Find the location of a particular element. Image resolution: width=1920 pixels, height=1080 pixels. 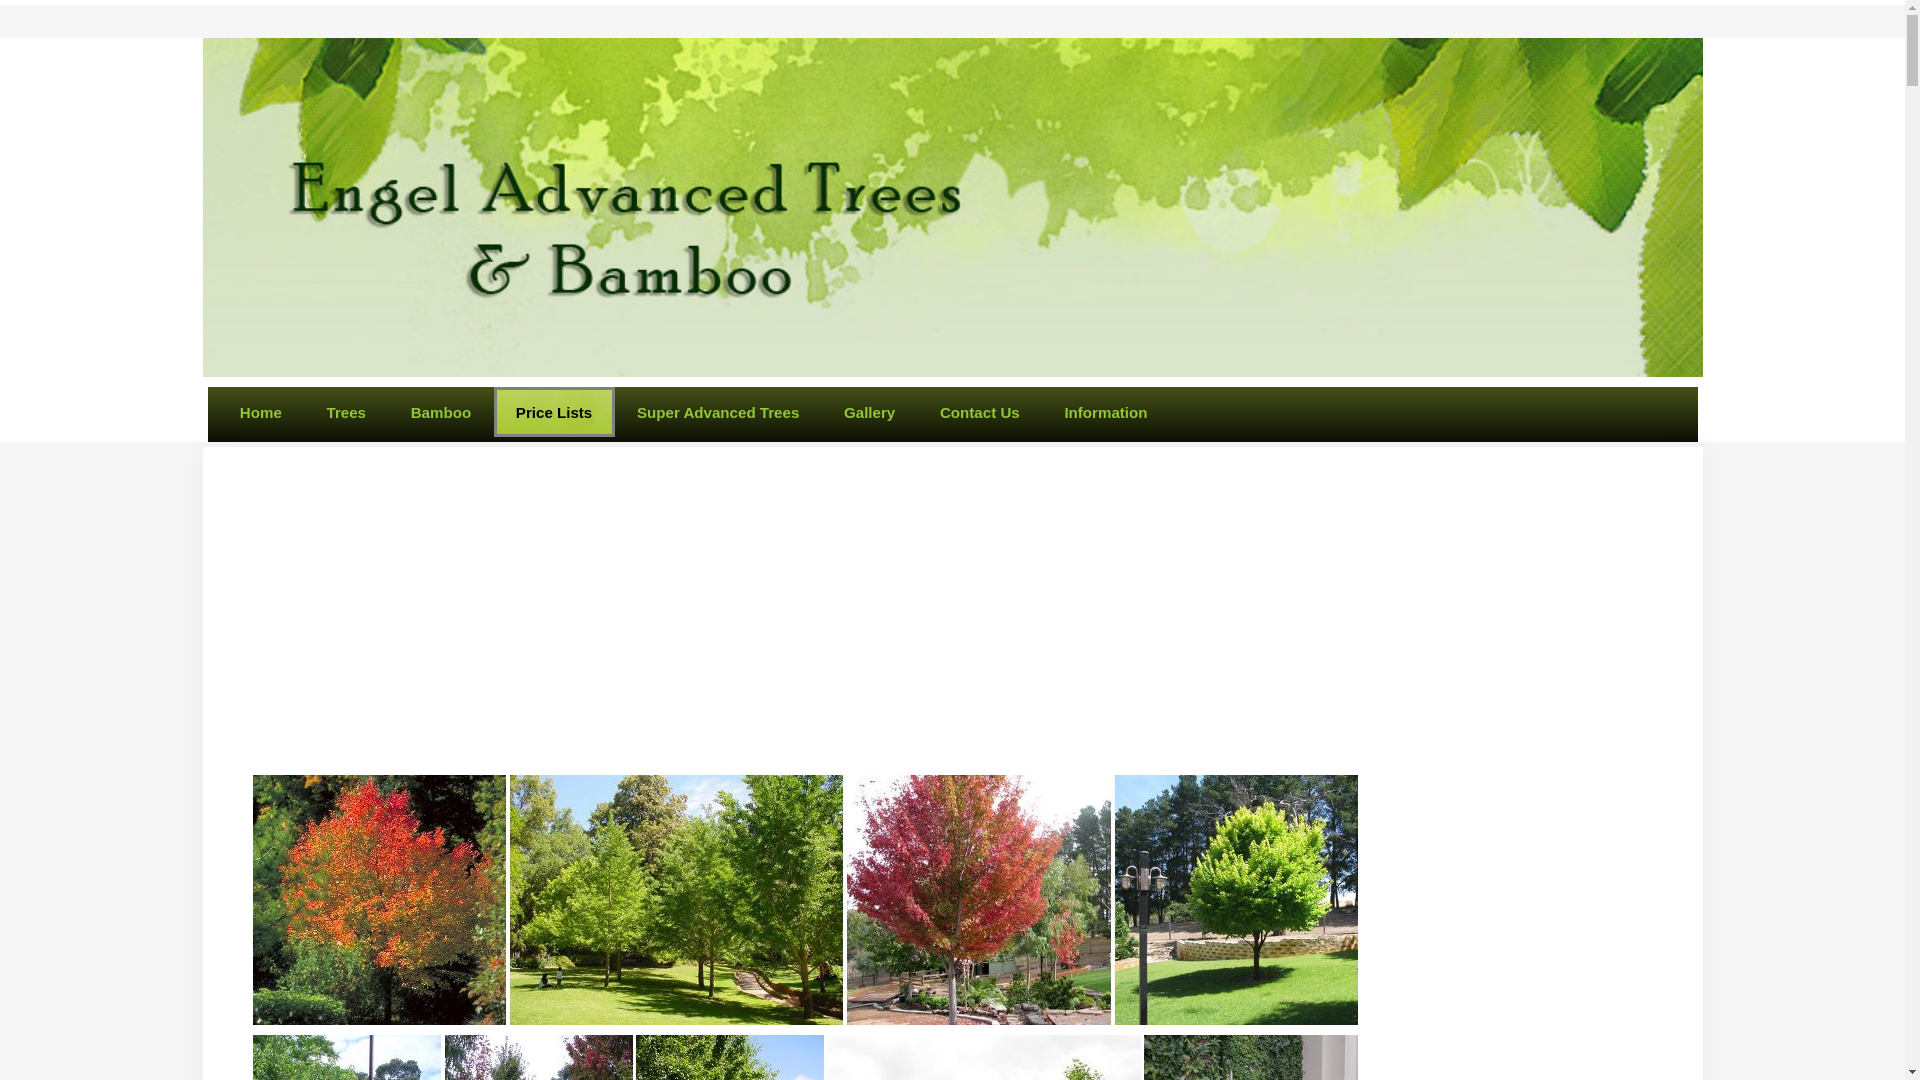

'Contact Us' is located at coordinates (939, 411).